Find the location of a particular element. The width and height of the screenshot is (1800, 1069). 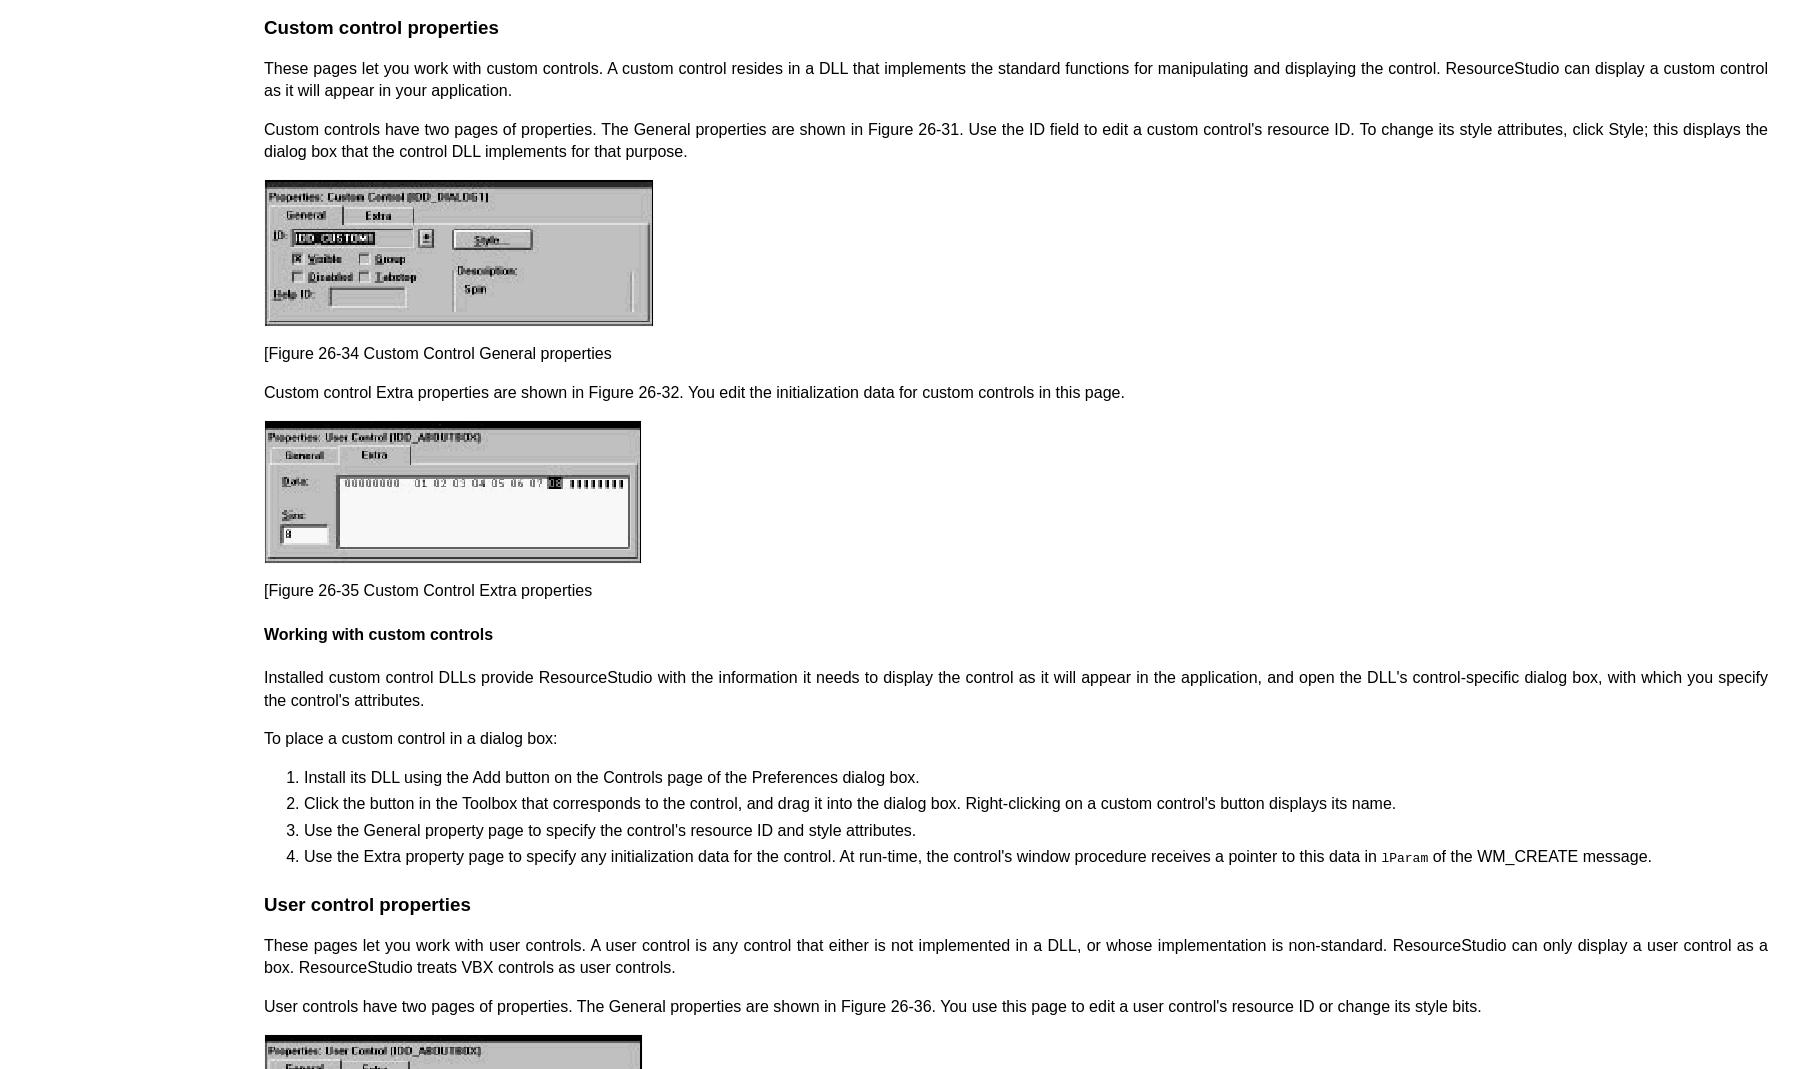

'User control properties' is located at coordinates (367, 902).